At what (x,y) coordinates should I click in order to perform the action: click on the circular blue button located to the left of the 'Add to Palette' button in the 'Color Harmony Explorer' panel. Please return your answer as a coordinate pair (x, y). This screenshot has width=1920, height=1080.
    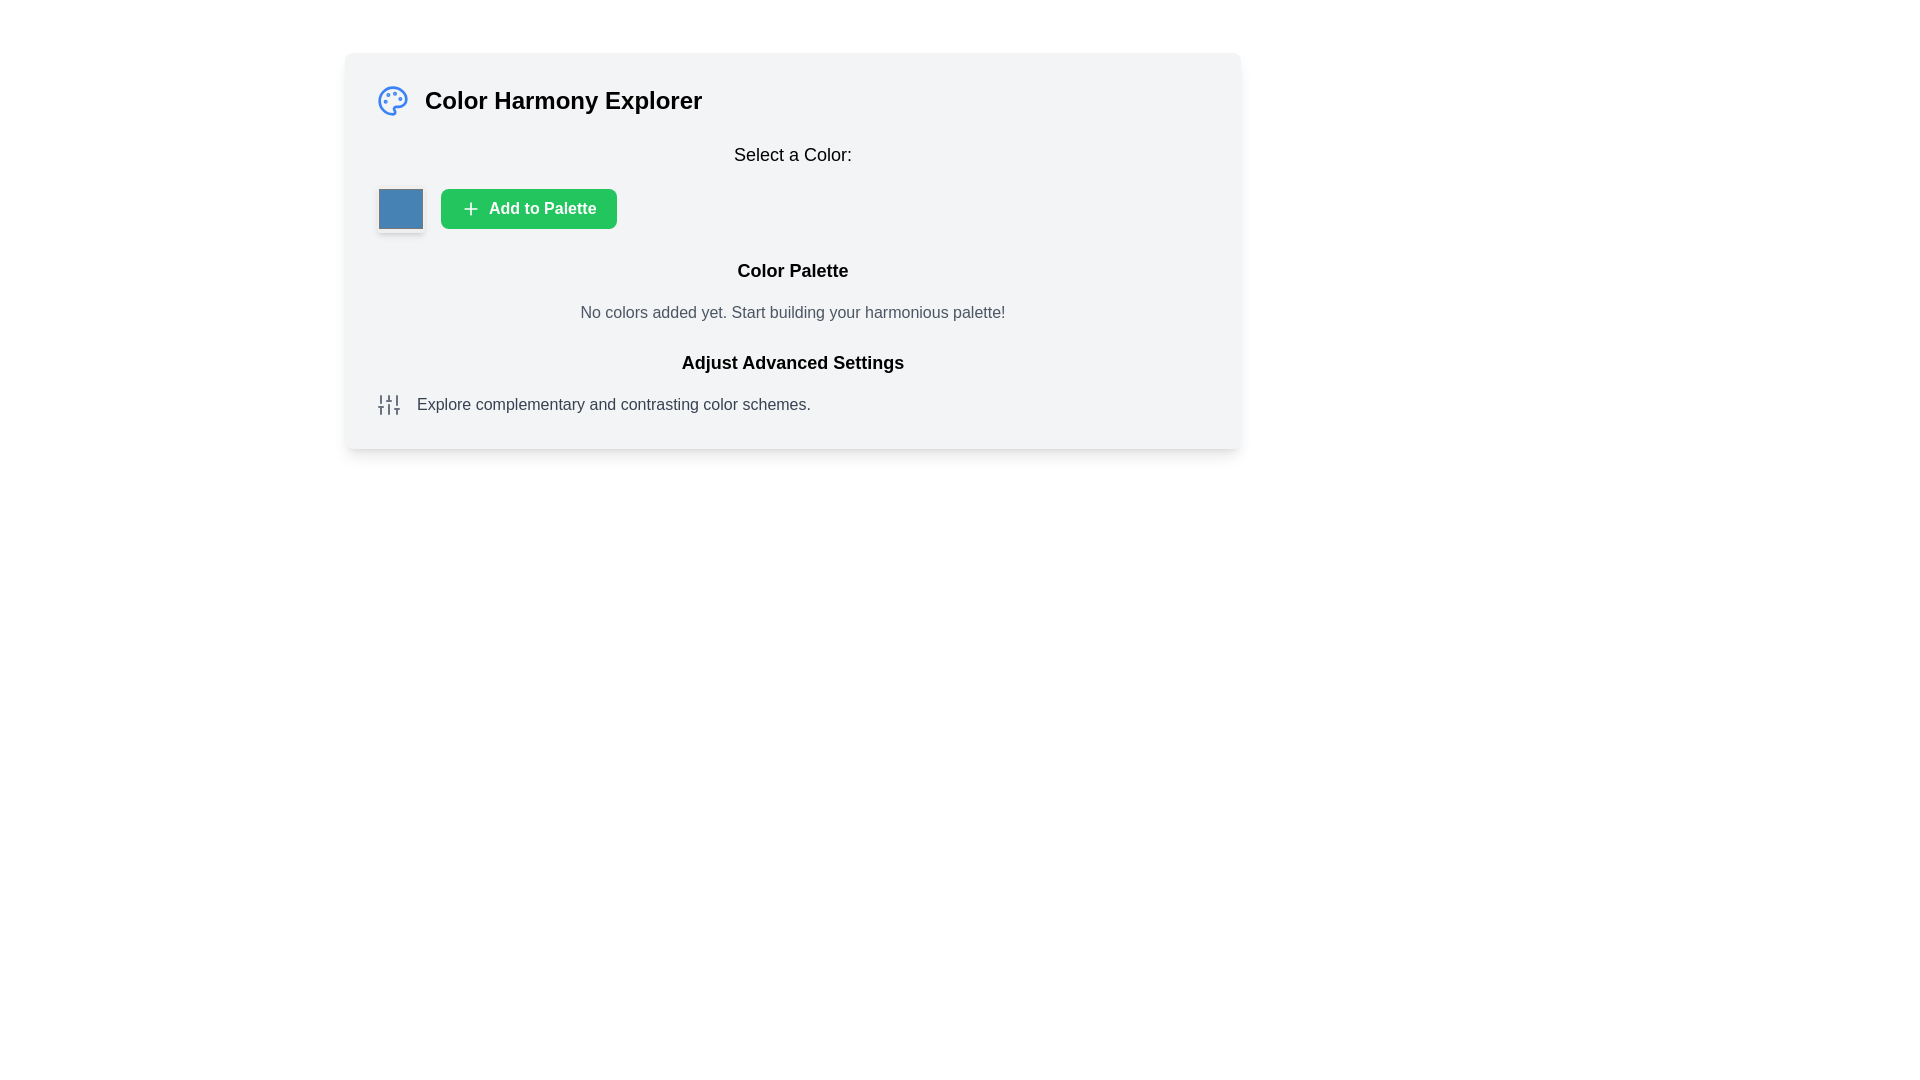
    Looking at the image, I should click on (400, 208).